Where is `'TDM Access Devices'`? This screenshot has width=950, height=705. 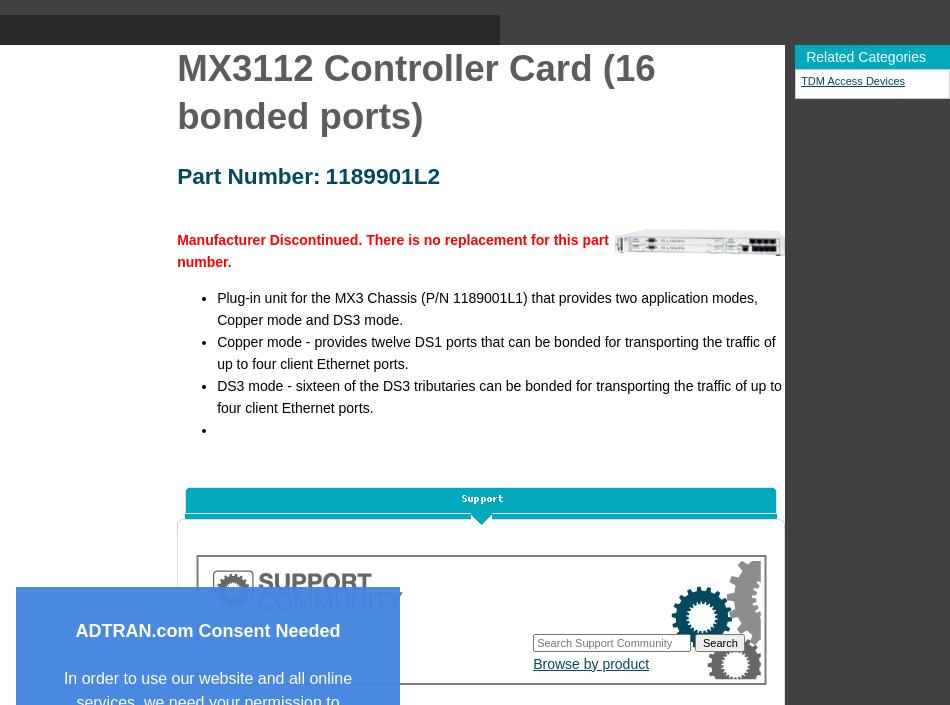
'TDM Access Devices' is located at coordinates (852, 81).